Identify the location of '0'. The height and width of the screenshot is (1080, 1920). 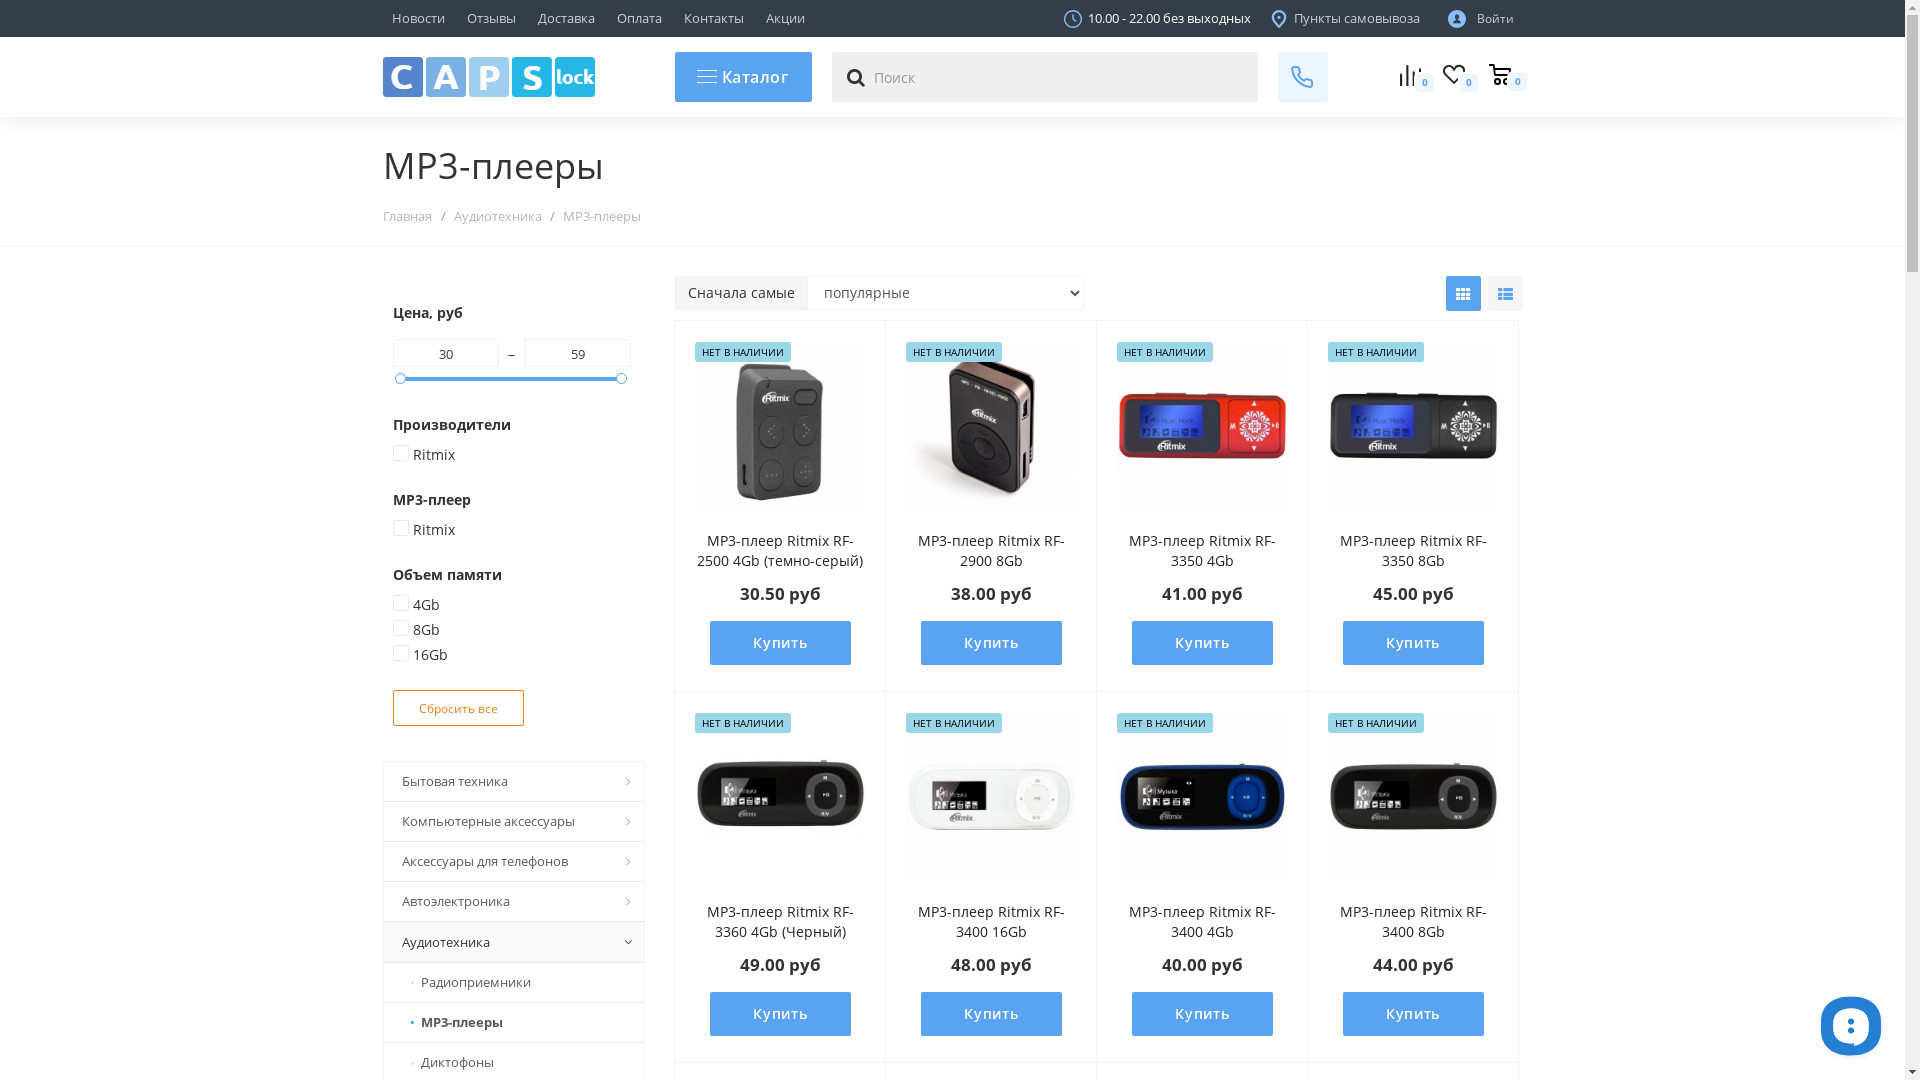
(1498, 75).